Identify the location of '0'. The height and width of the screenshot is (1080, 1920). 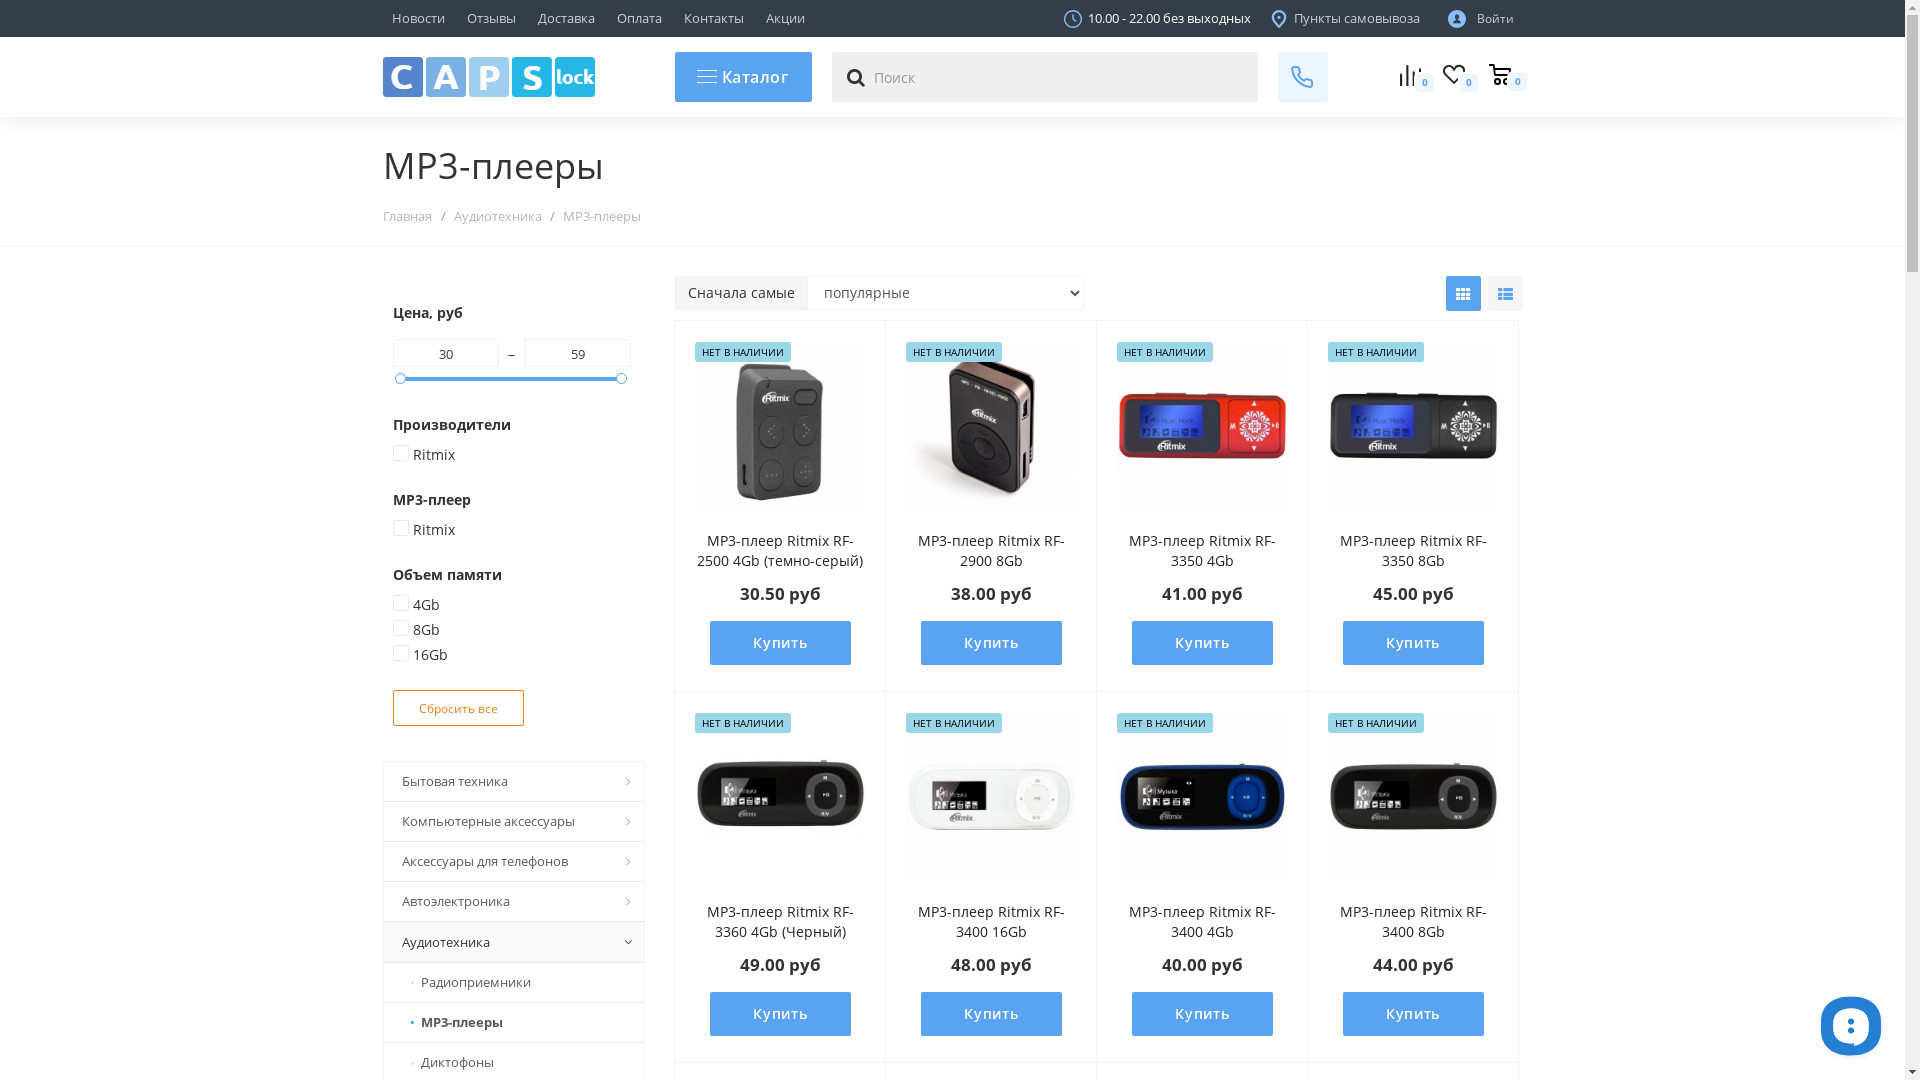
(1498, 75).